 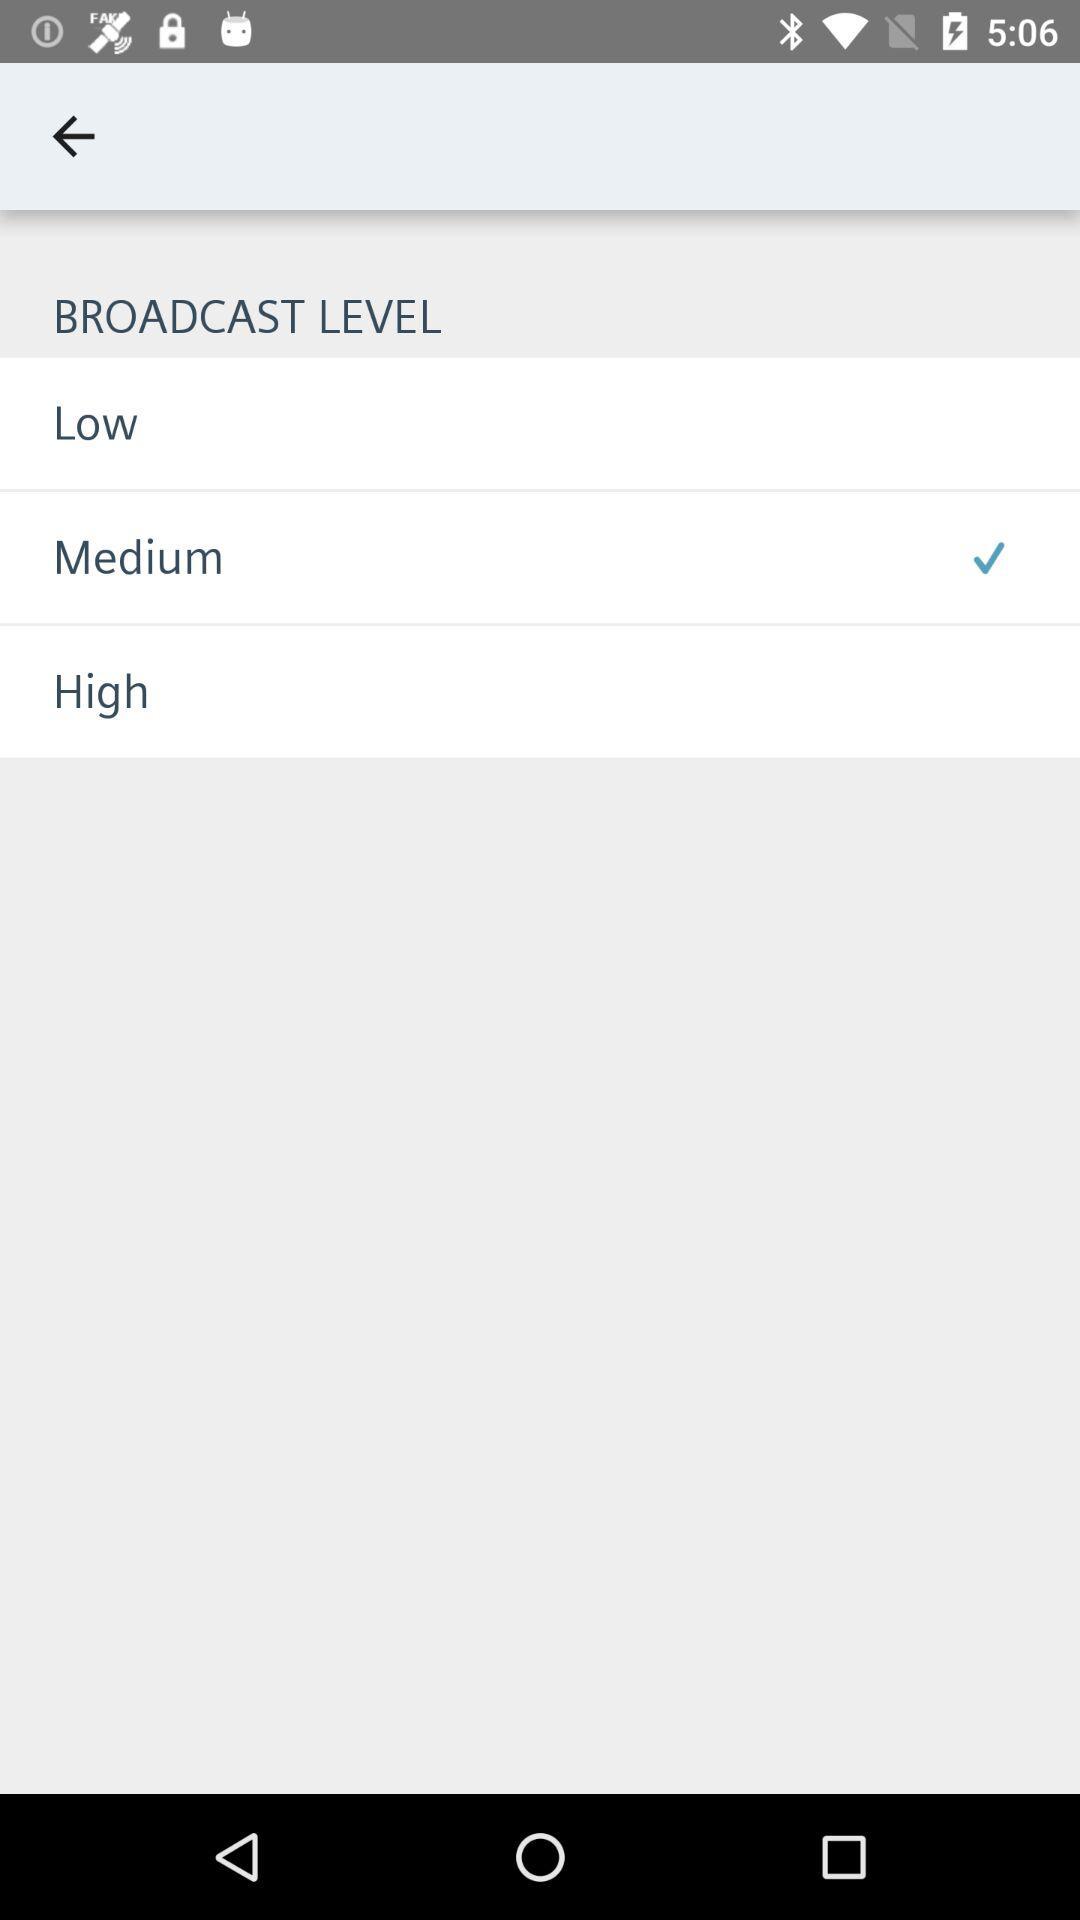 I want to click on medium item, so click(x=112, y=557).